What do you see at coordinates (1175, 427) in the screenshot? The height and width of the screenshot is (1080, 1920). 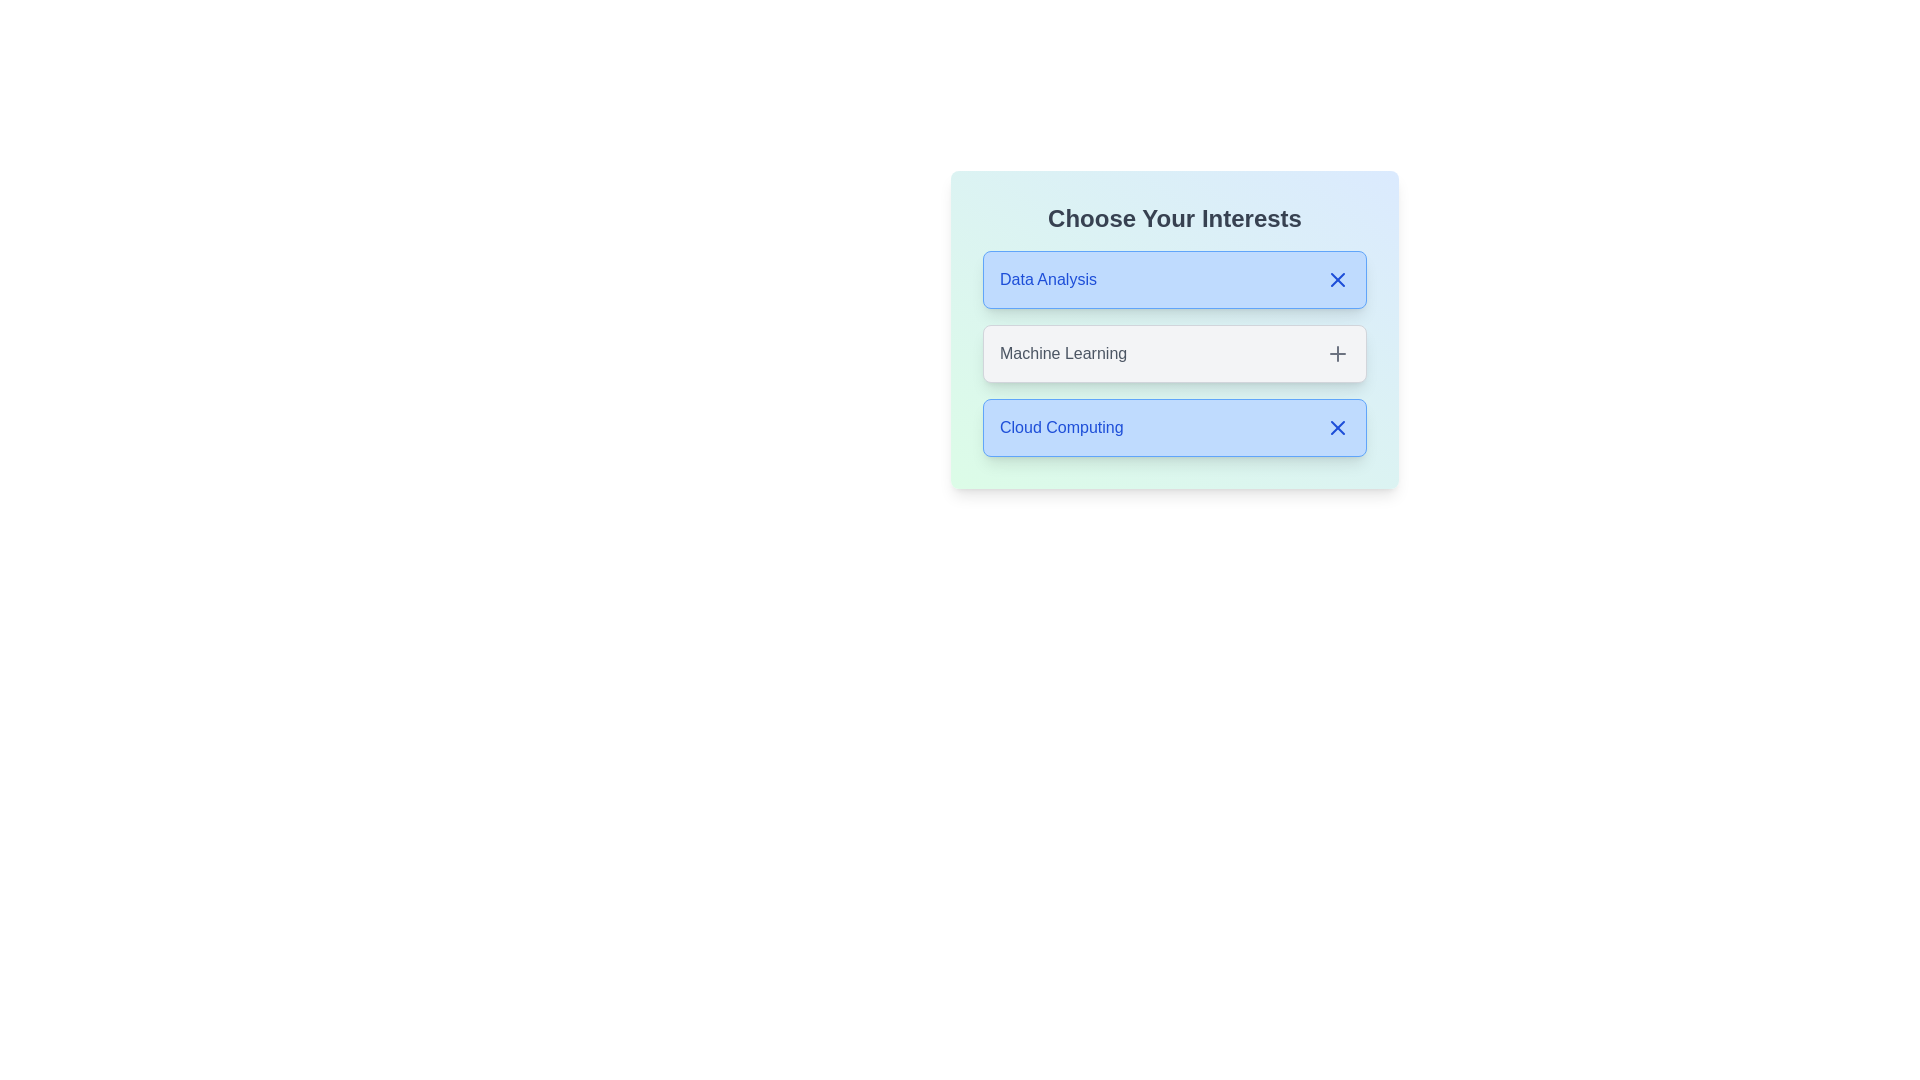 I see `the tag Cloud Computing by clicking on it` at bounding box center [1175, 427].